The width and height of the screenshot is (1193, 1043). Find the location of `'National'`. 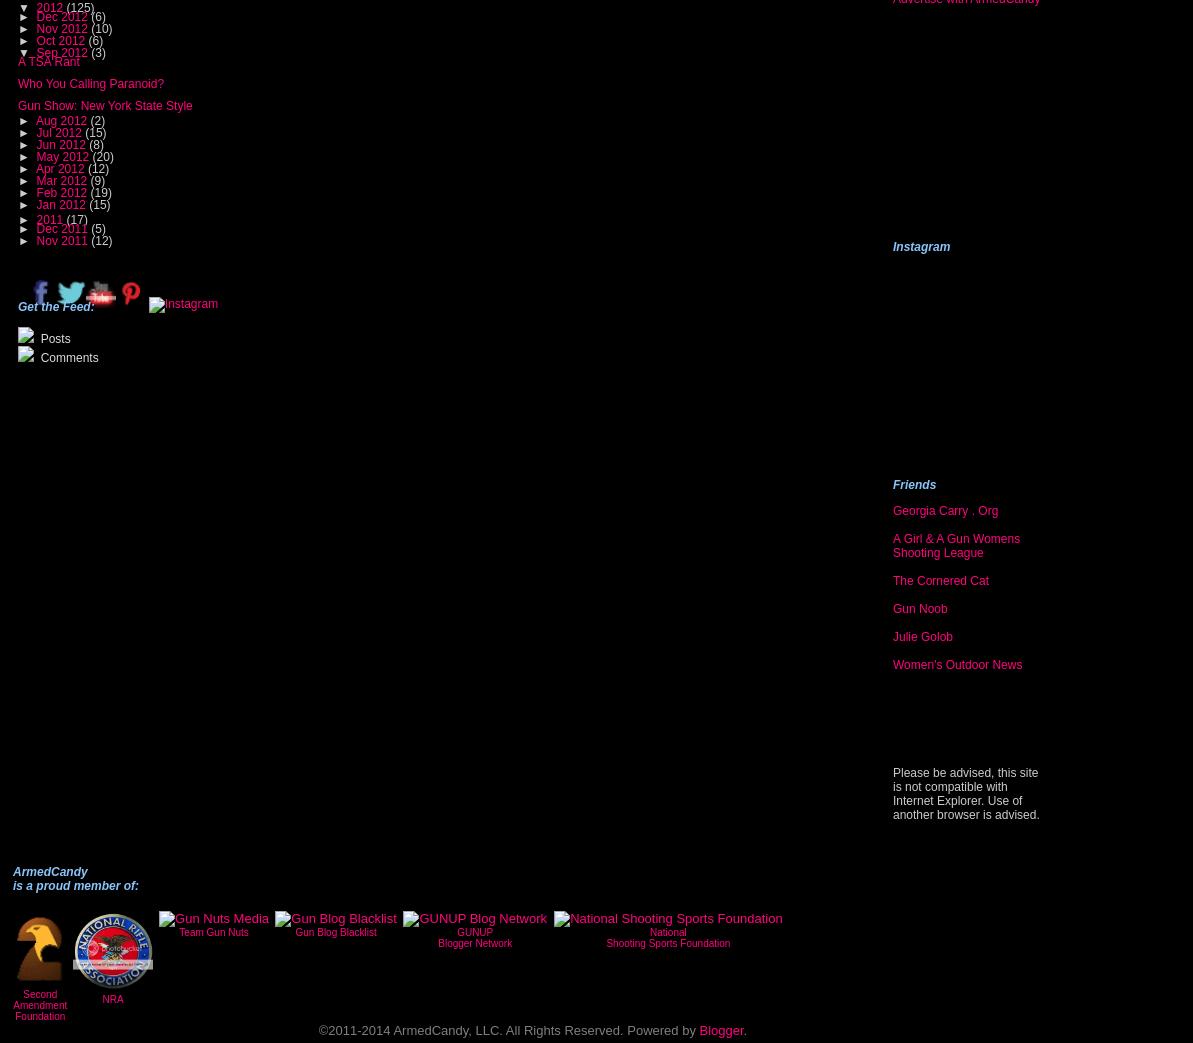

'National' is located at coordinates (648, 931).